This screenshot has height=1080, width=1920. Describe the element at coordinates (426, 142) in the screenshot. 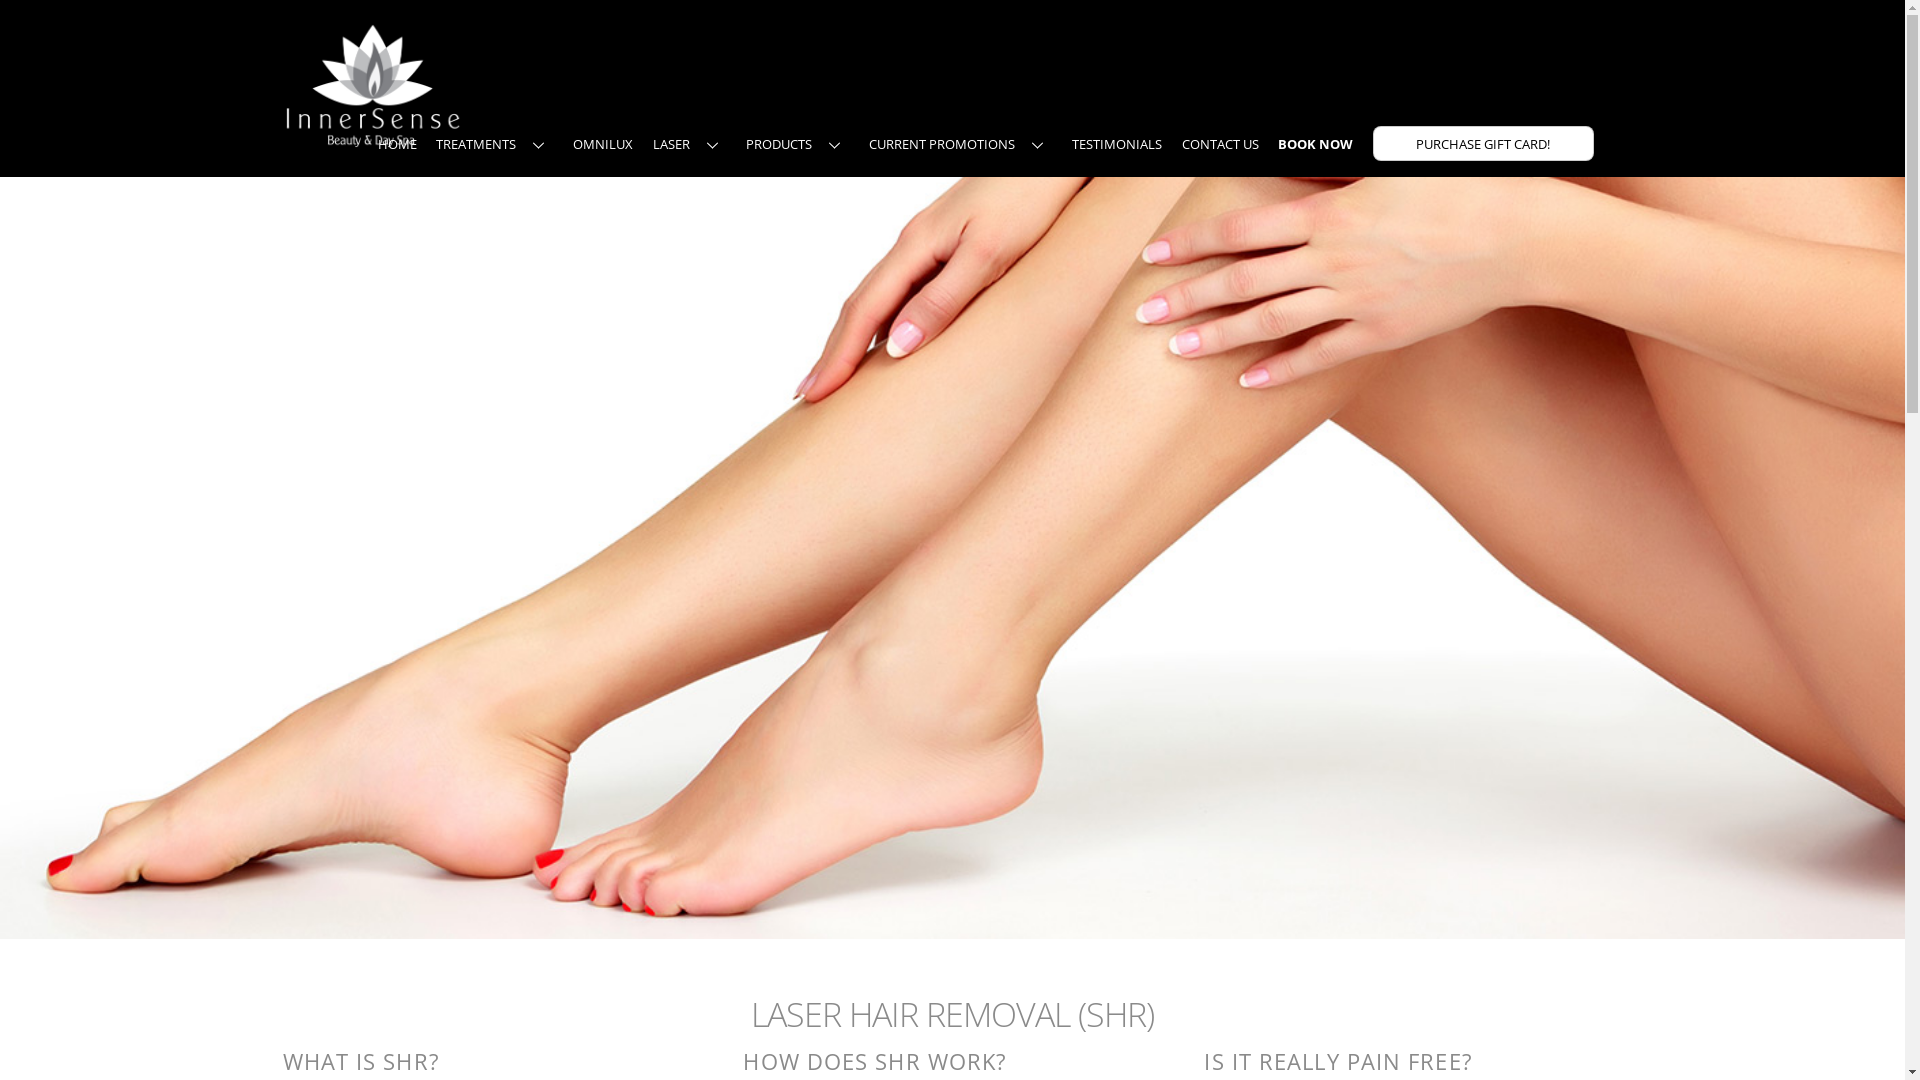

I see `'TREATMENTS'` at that location.